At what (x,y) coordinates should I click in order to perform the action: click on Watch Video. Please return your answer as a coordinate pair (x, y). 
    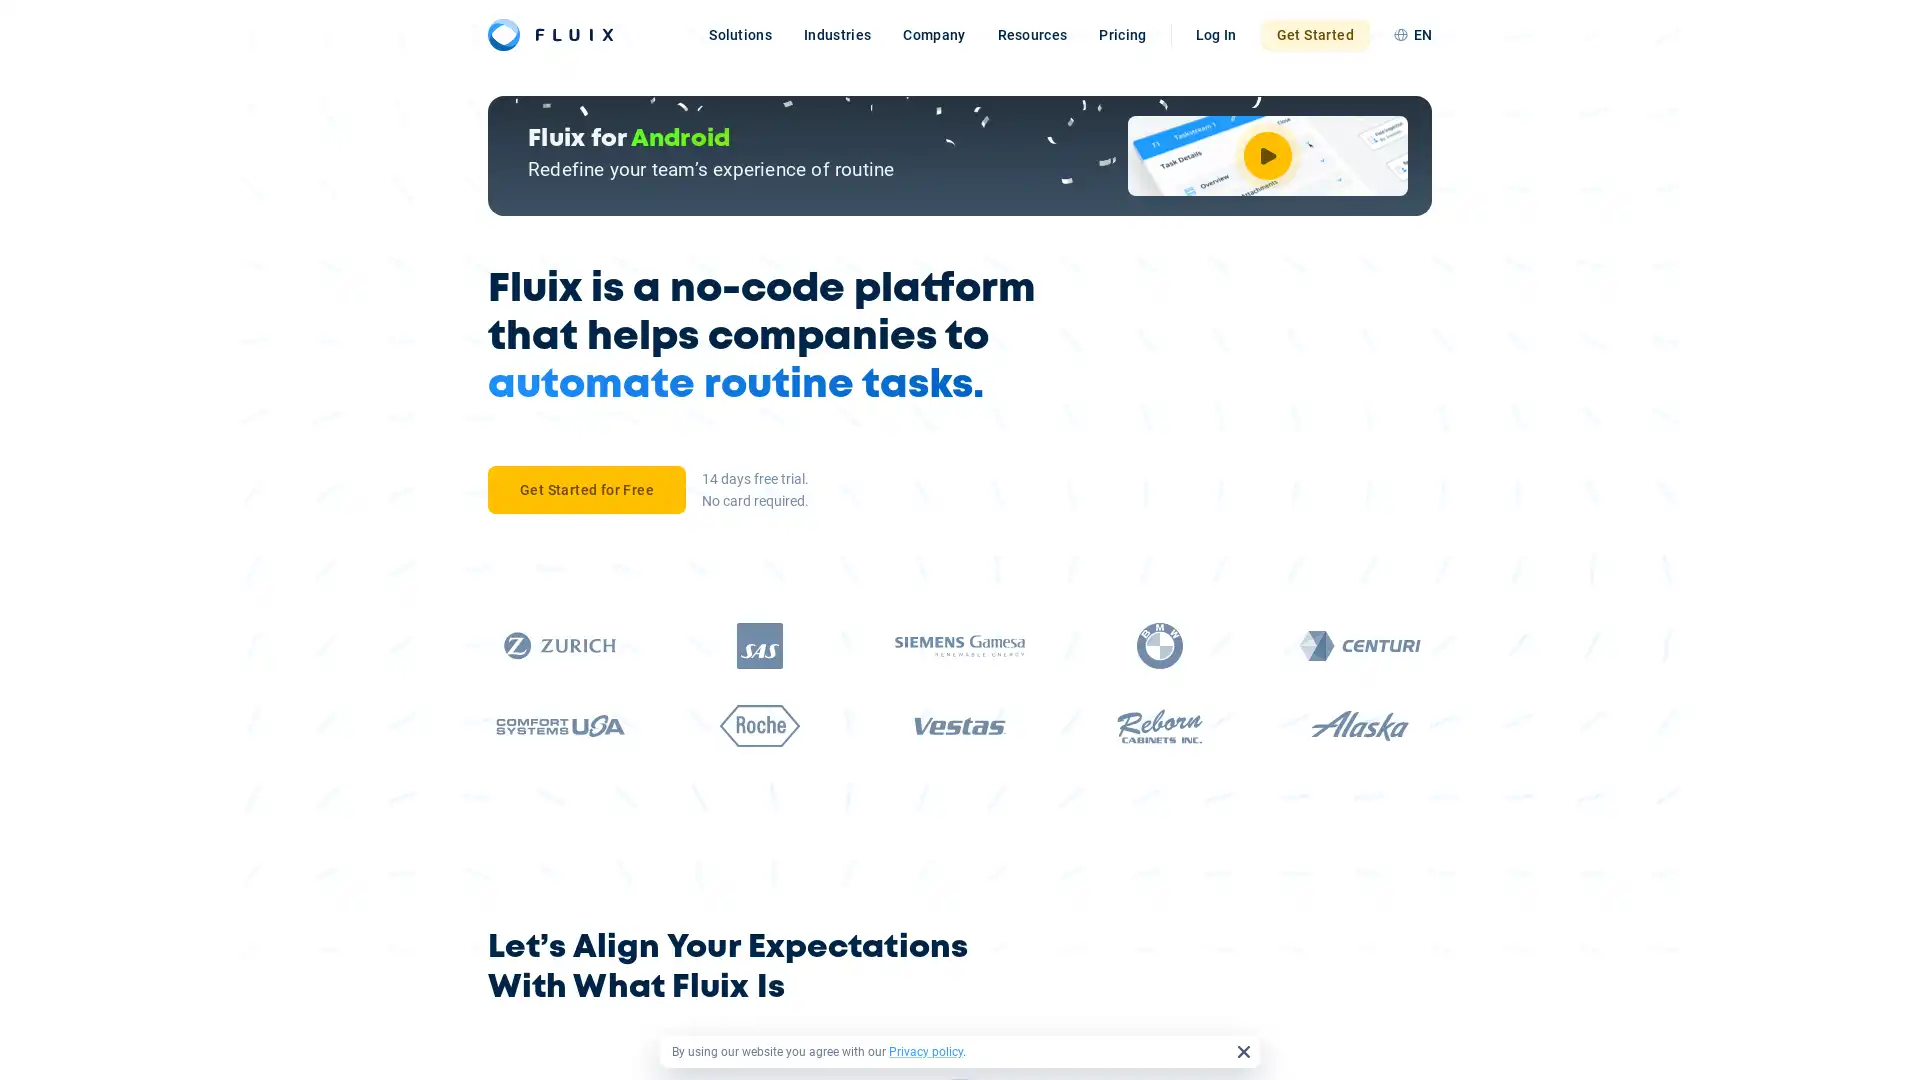
    Looking at the image, I should click on (1266, 154).